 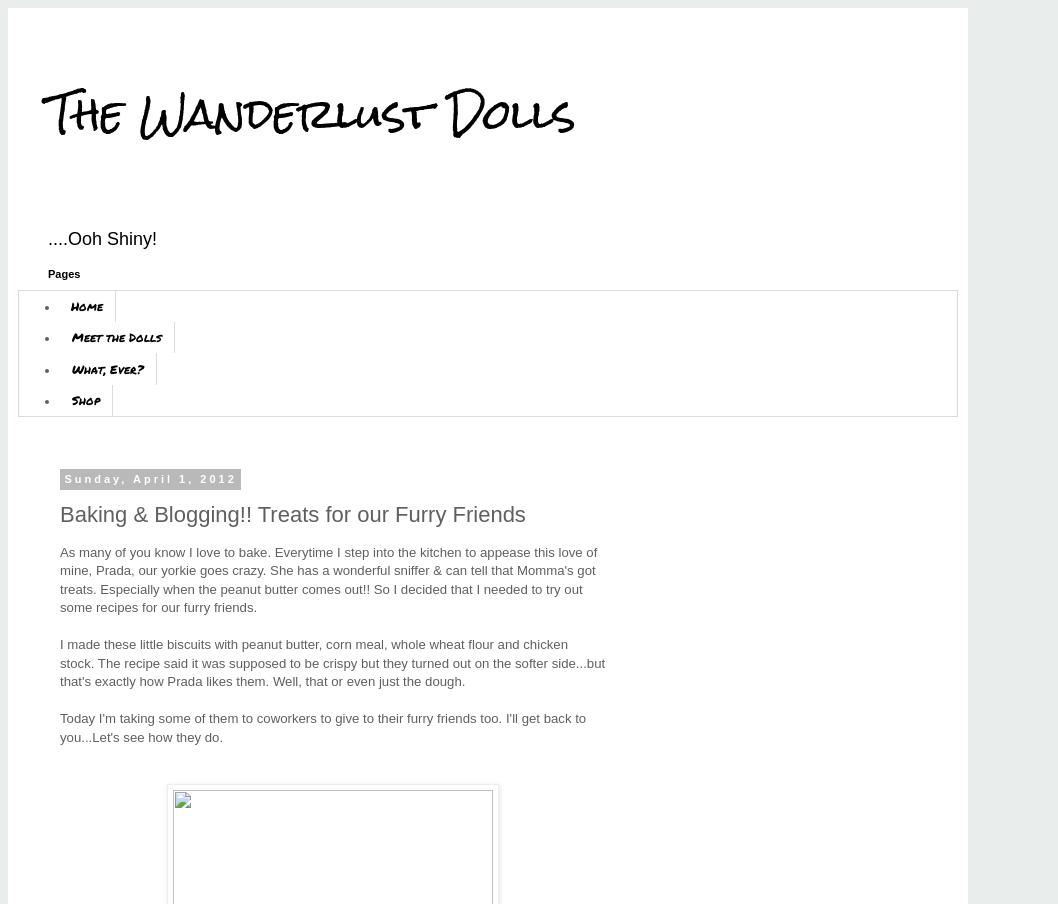 What do you see at coordinates (101, 237) in the screenshot?
I see `'....Ooh Shiny!'` at bounding box center [101, 237].